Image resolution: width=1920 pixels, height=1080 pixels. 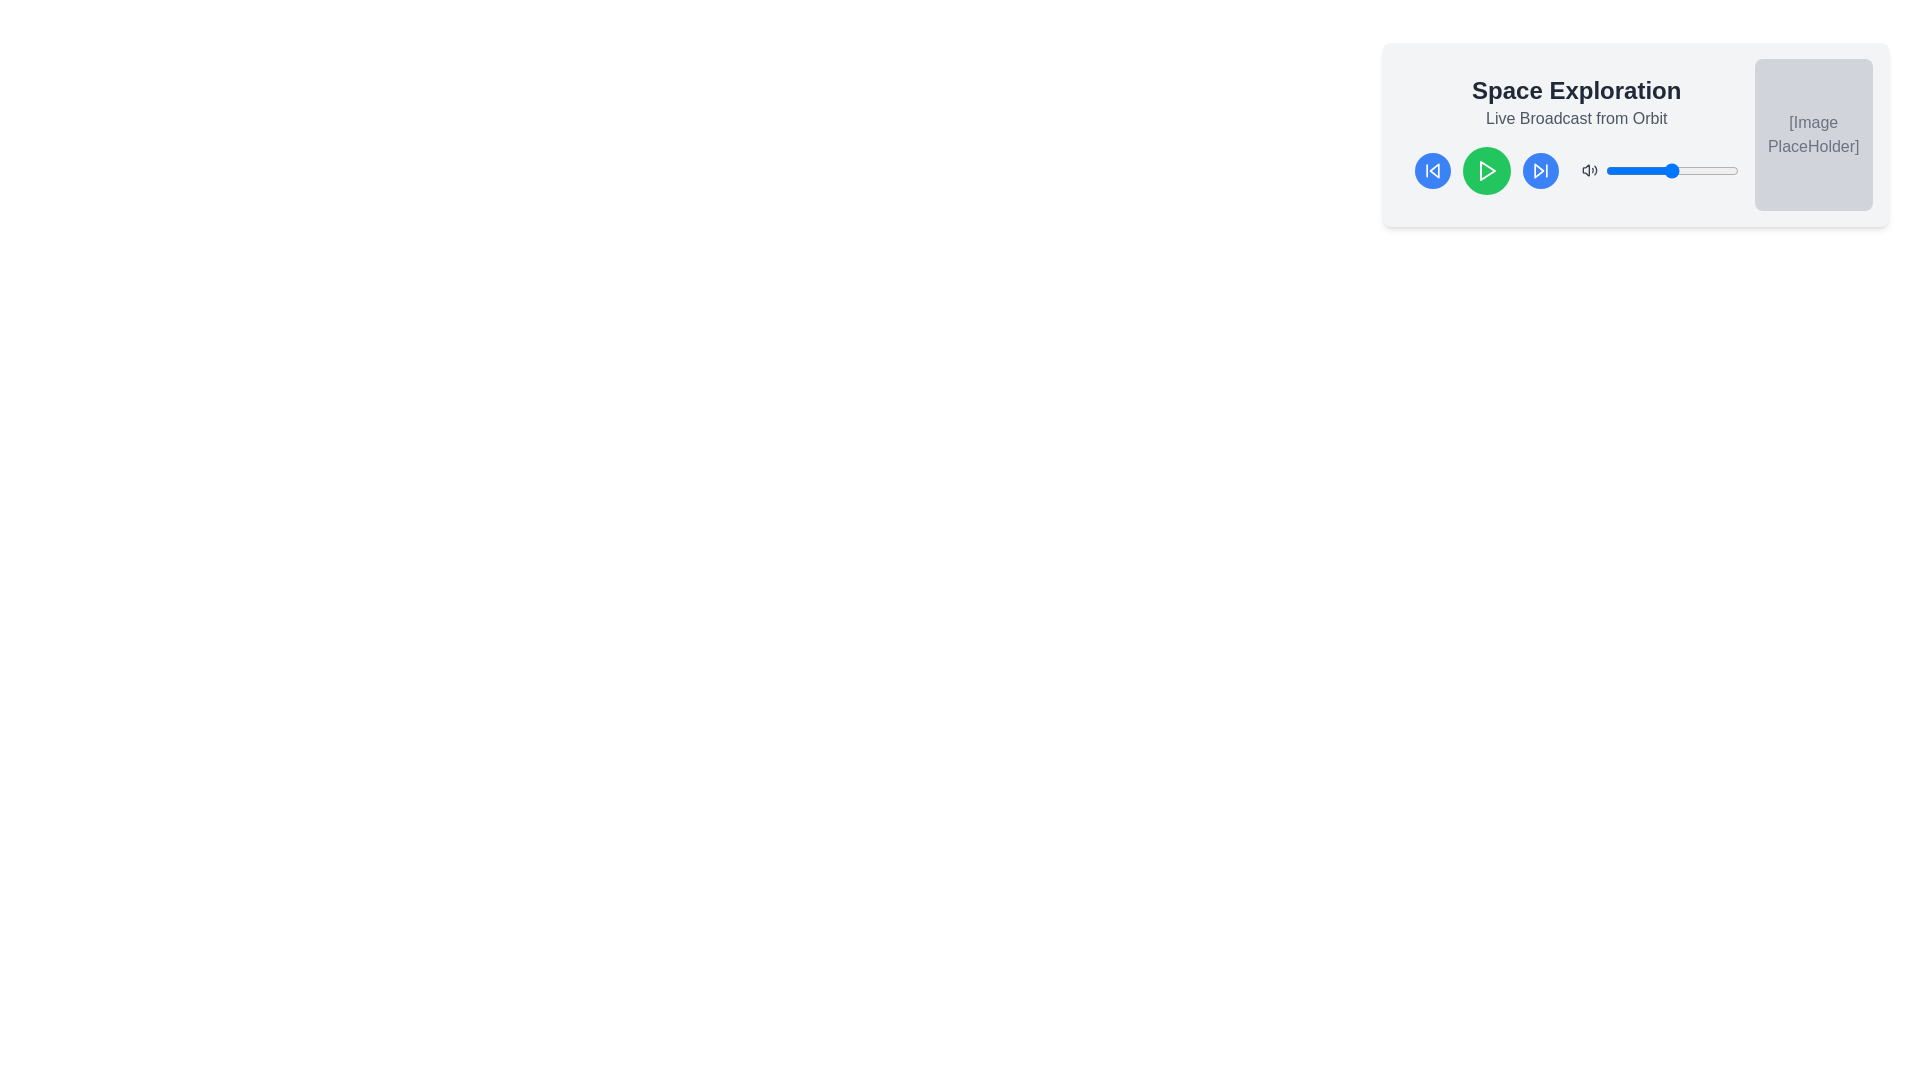 What do you see at coordinates (1487, 169) in the screenshot?
I see `the circular button with a green background and white triangular play icon, which is the third button from the left in the row of controls` at bounding box center [1487, 169].